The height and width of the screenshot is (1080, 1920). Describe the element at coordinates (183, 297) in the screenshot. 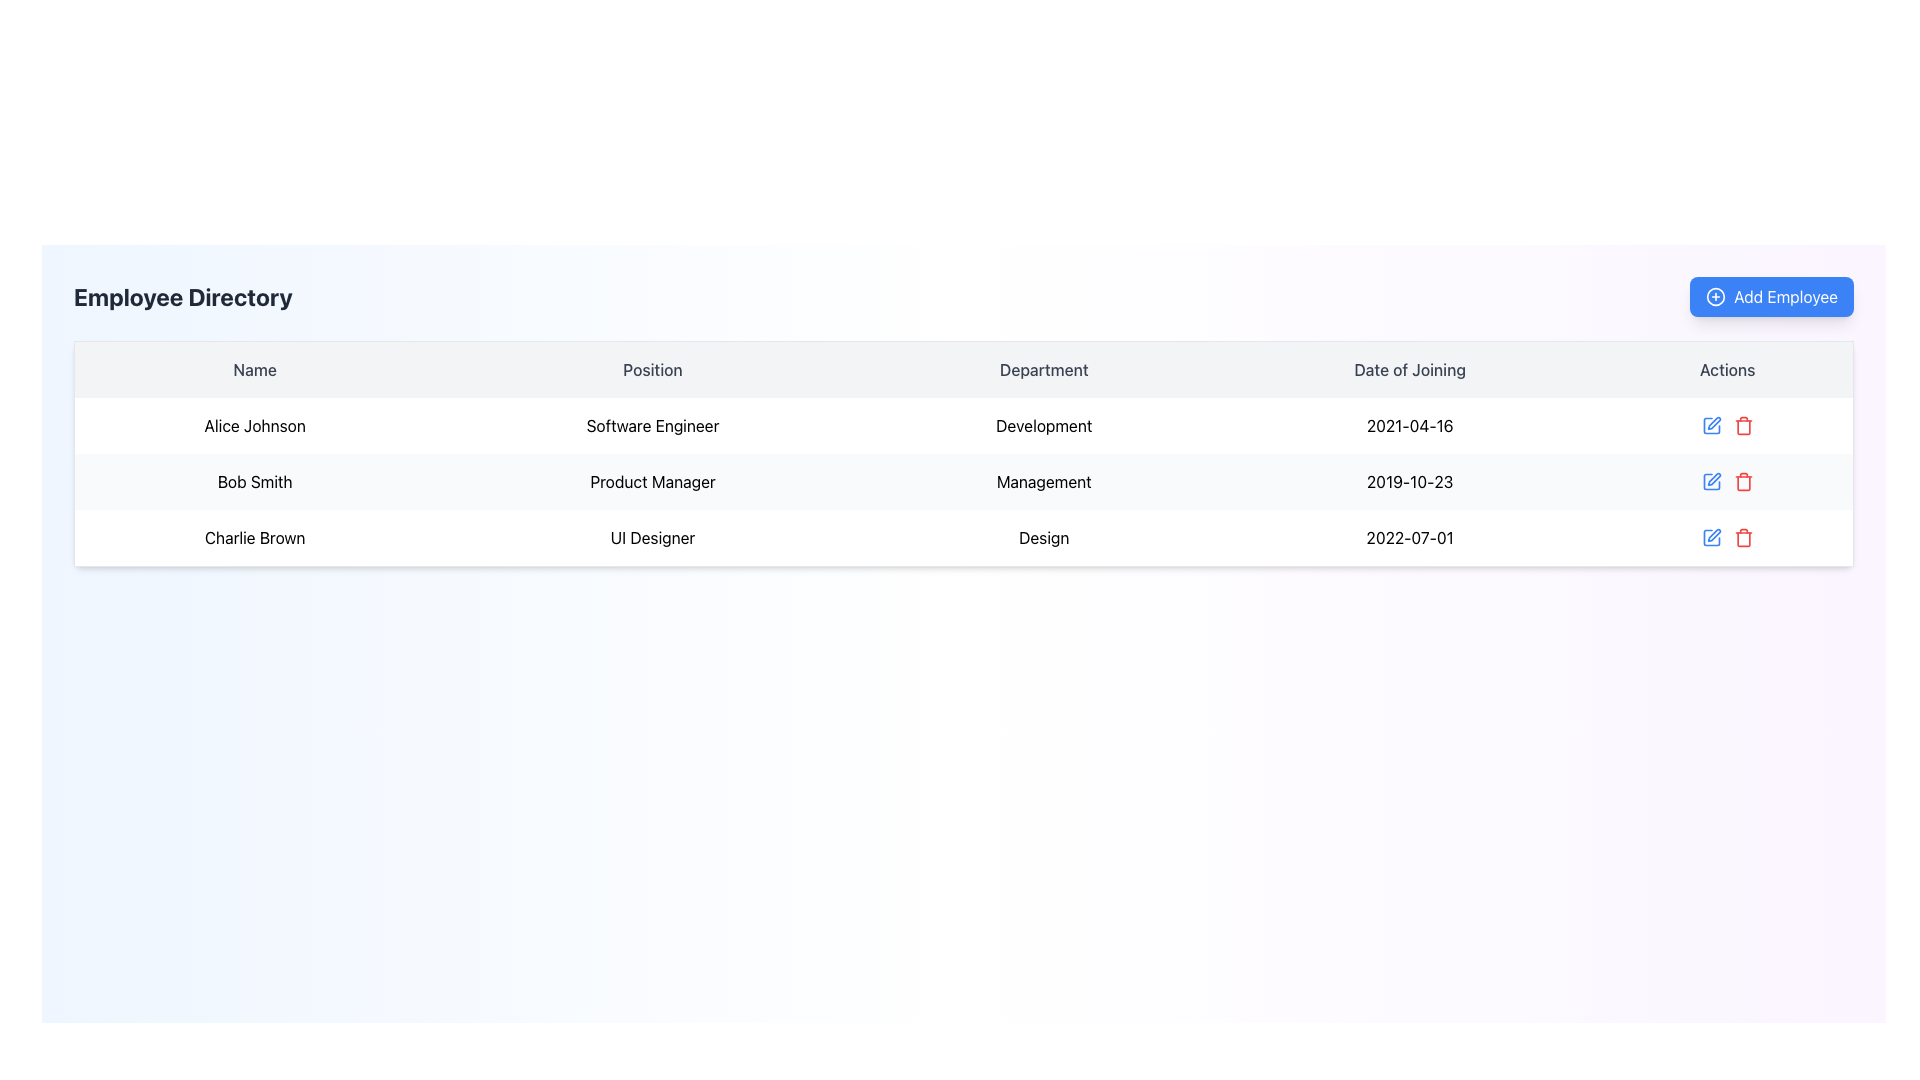

I see `the text label indicating 'Employee Directory', which is positioned at the top left corner of the interface and serves as the title for the page` at that location.